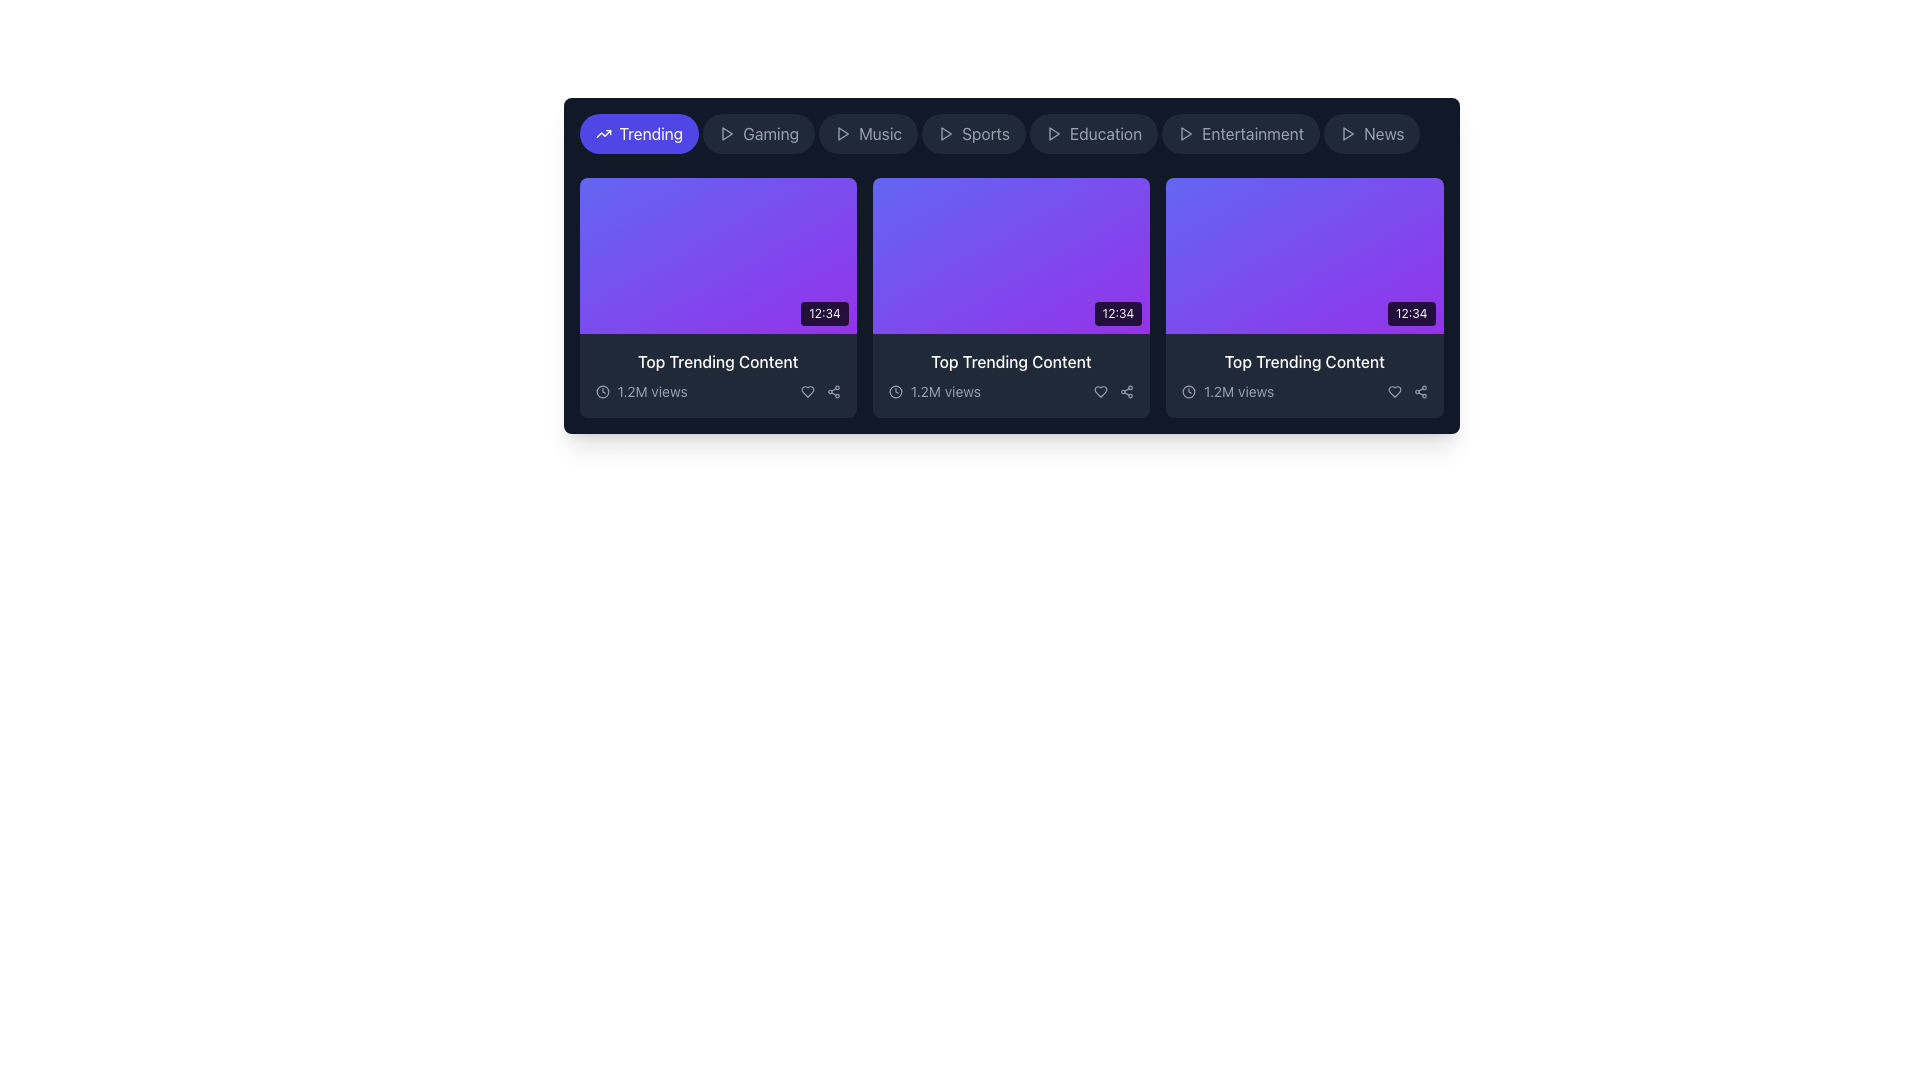  I want to click on the play icon button located within the 'Entertainment' button, which is styled with a dark background and rounded edges, positioned at the leftmost part of the button, so click(1186, 134).